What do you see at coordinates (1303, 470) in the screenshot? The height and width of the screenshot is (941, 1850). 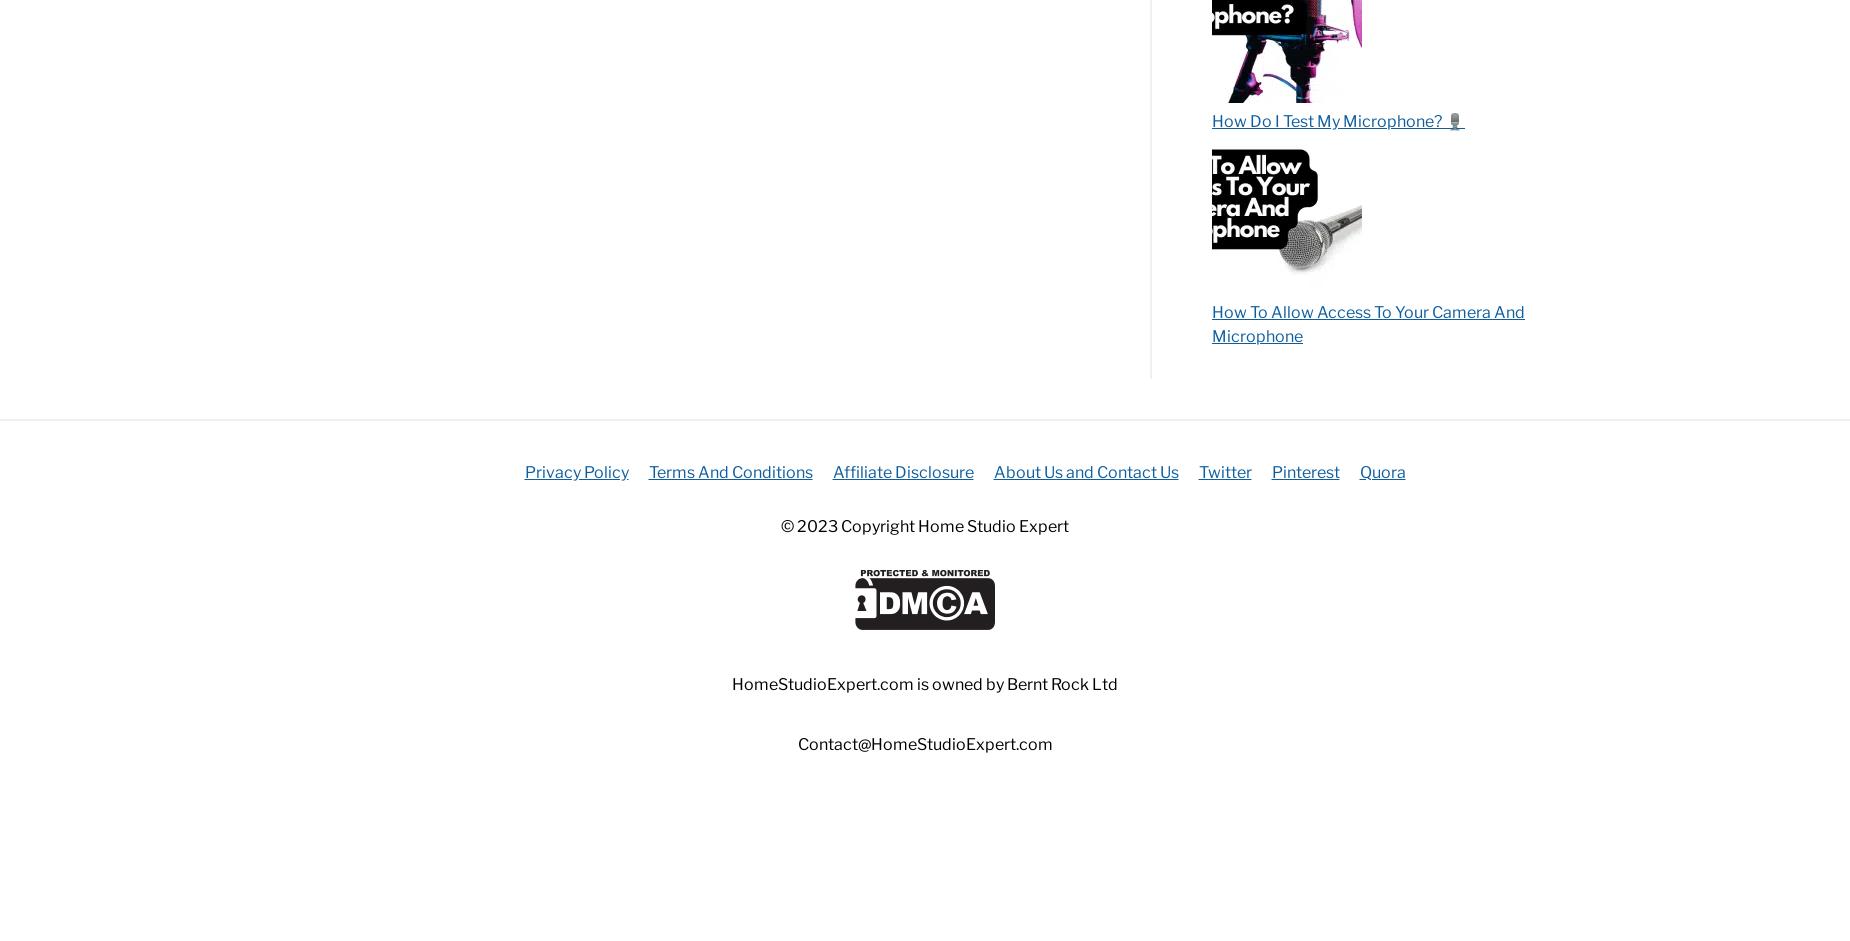 I see `'Pinterest'` at bounding box center [1303, 470].